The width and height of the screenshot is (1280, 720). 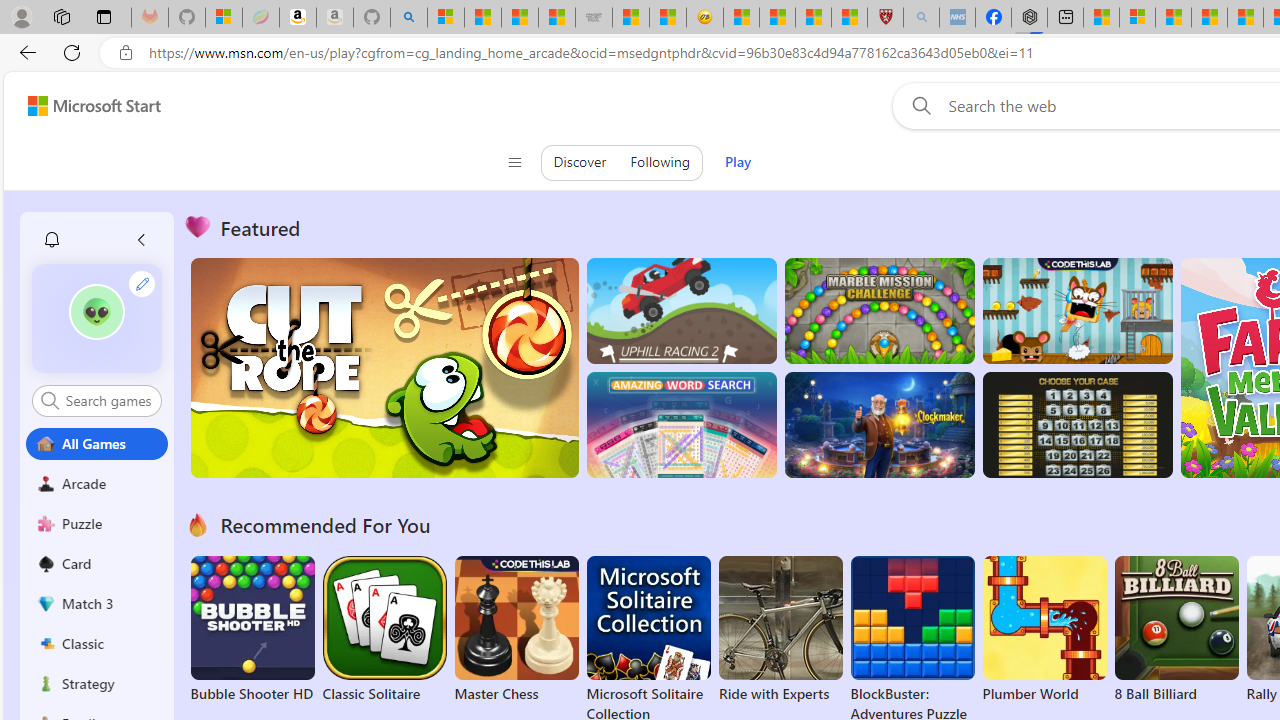 What do you see at coordinates (224, 17) in the screenshot?
I see `'Microsoft-Report a Concern to Bing'` at bounding box center [224, 17].